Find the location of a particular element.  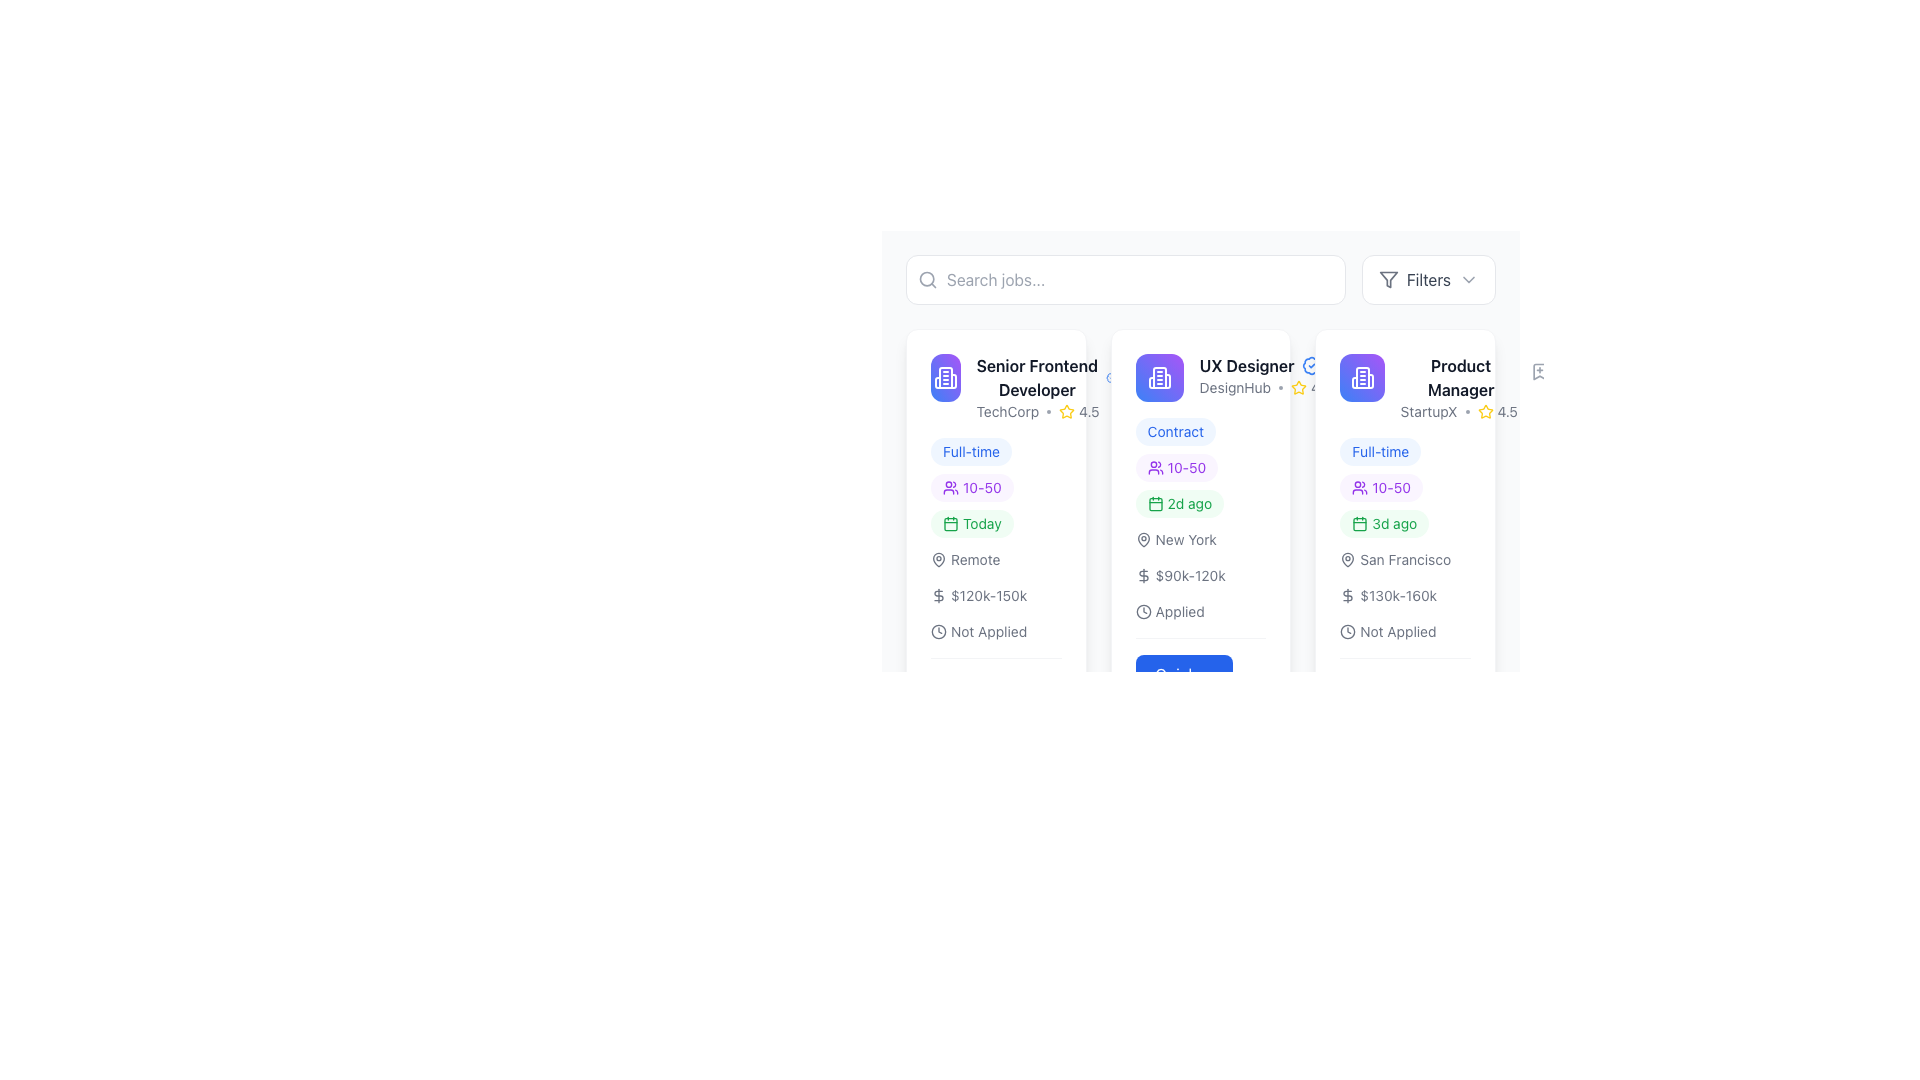

the 'Product Manager' text display element is located at coordinates (1461, 388).